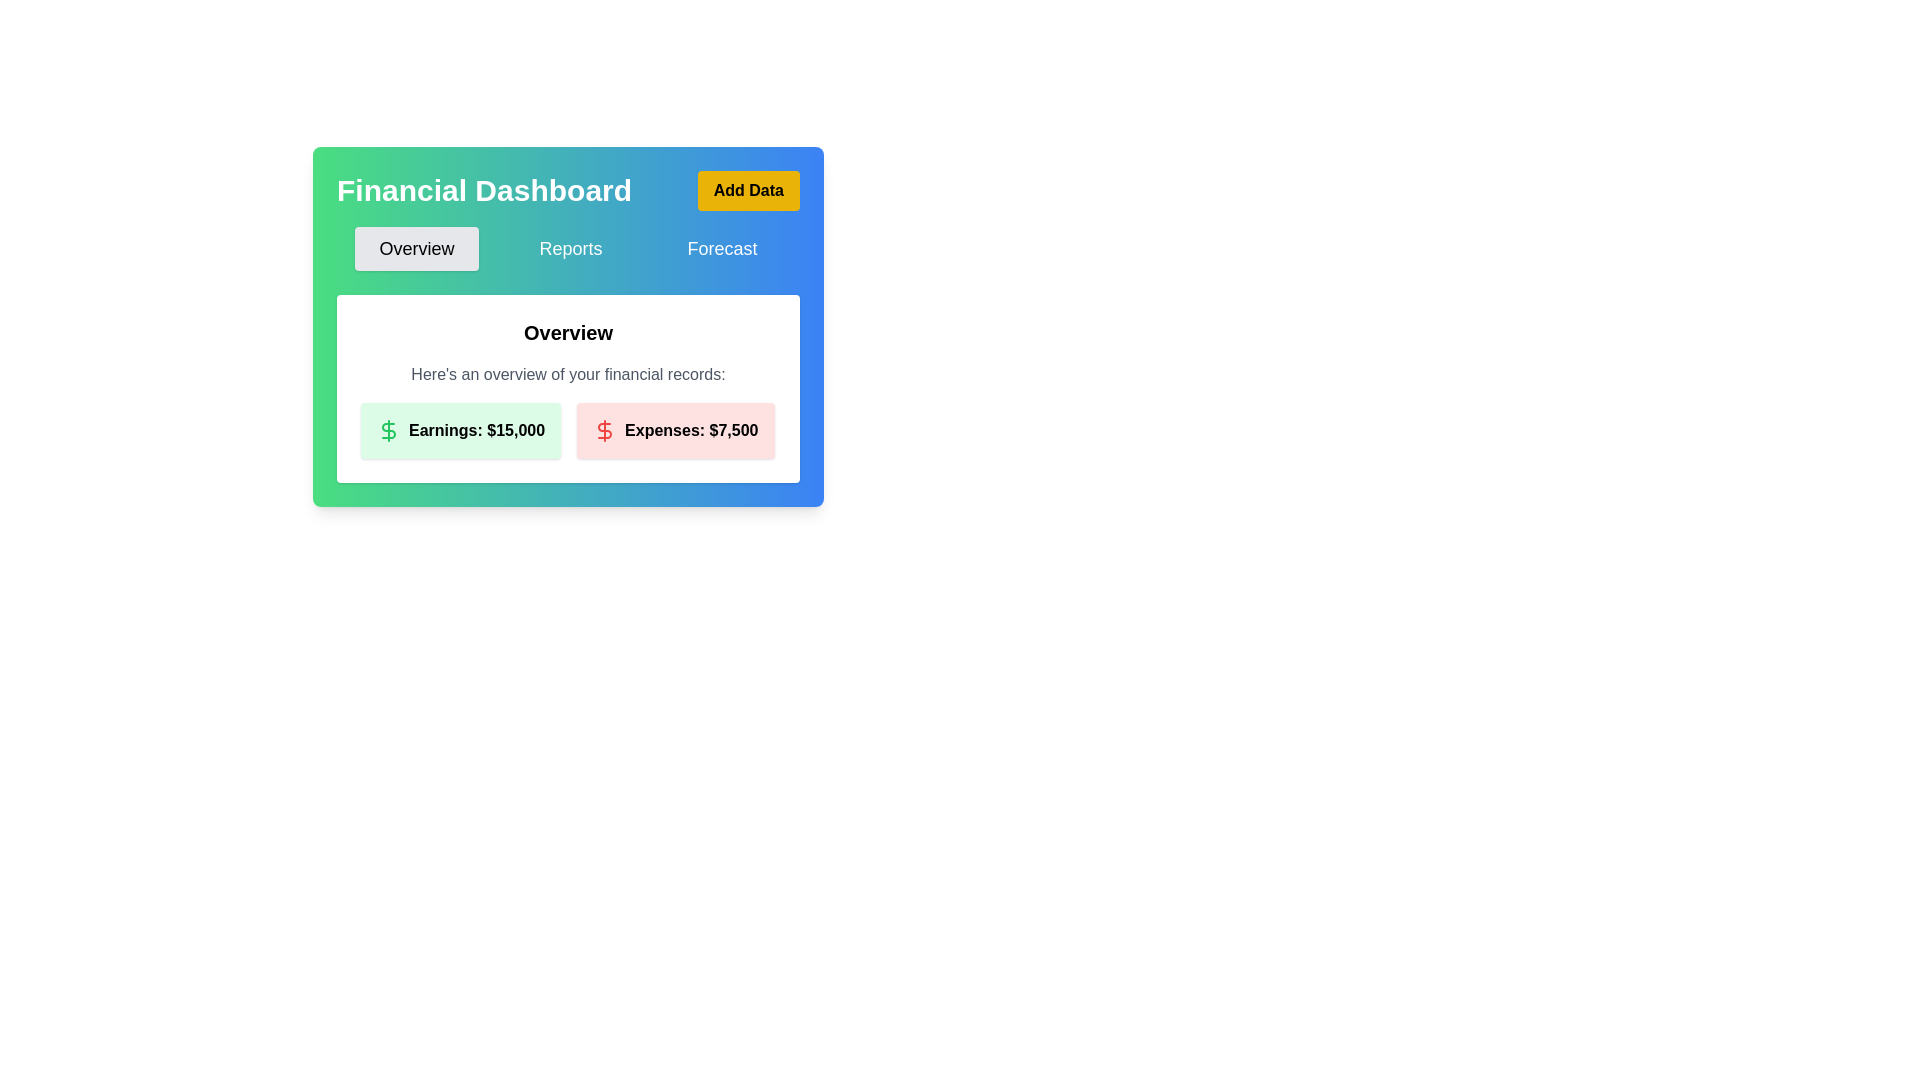 This screenshot has width=1920, height=1080. What do you see at coordinates (416, 248) in the screenshot?
I see `the 'Overview' button` at bounding box center [416, 248].